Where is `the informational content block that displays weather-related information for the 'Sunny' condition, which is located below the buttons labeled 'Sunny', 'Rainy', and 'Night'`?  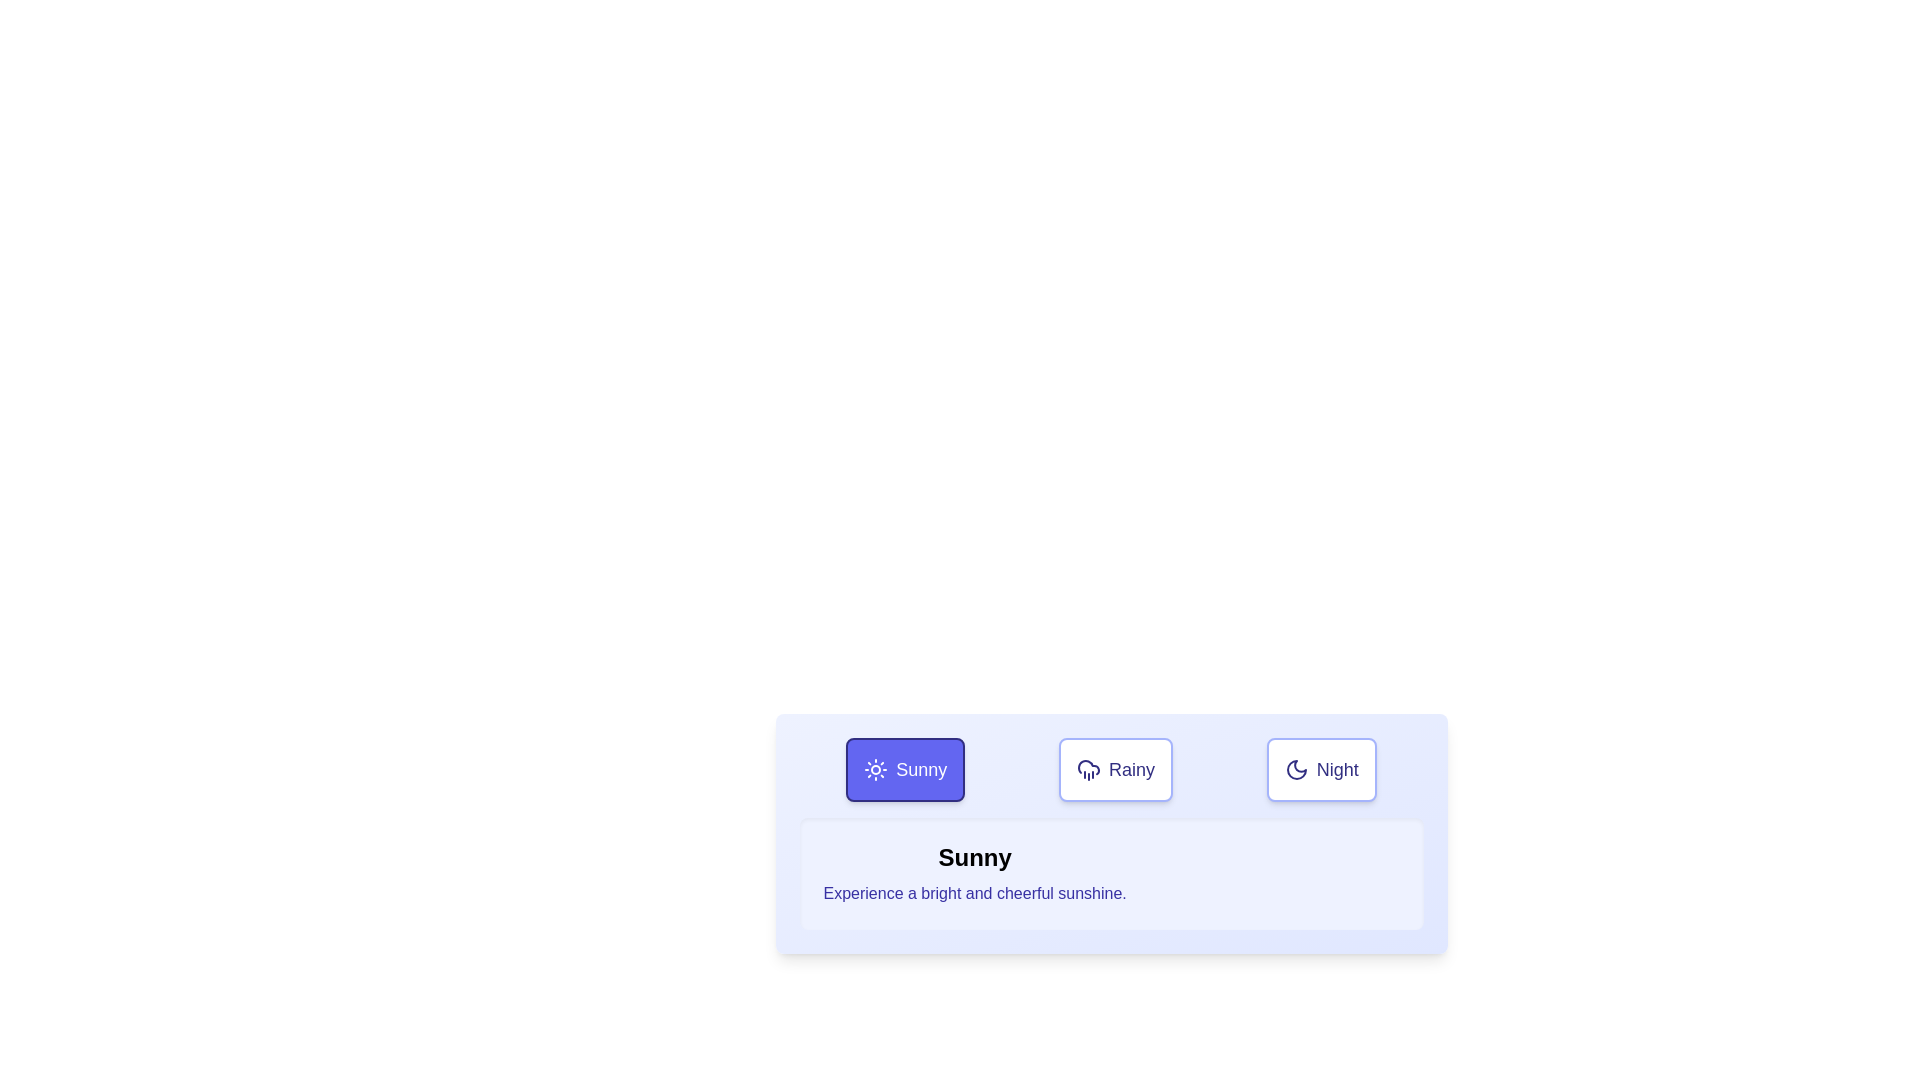 the informational content block that displays weather-related information for the 'Sunny' condition, which is located below the buttons labeled 'Sunny', 'Rainy', and 'Night' is located at coordinates (1110, 873).